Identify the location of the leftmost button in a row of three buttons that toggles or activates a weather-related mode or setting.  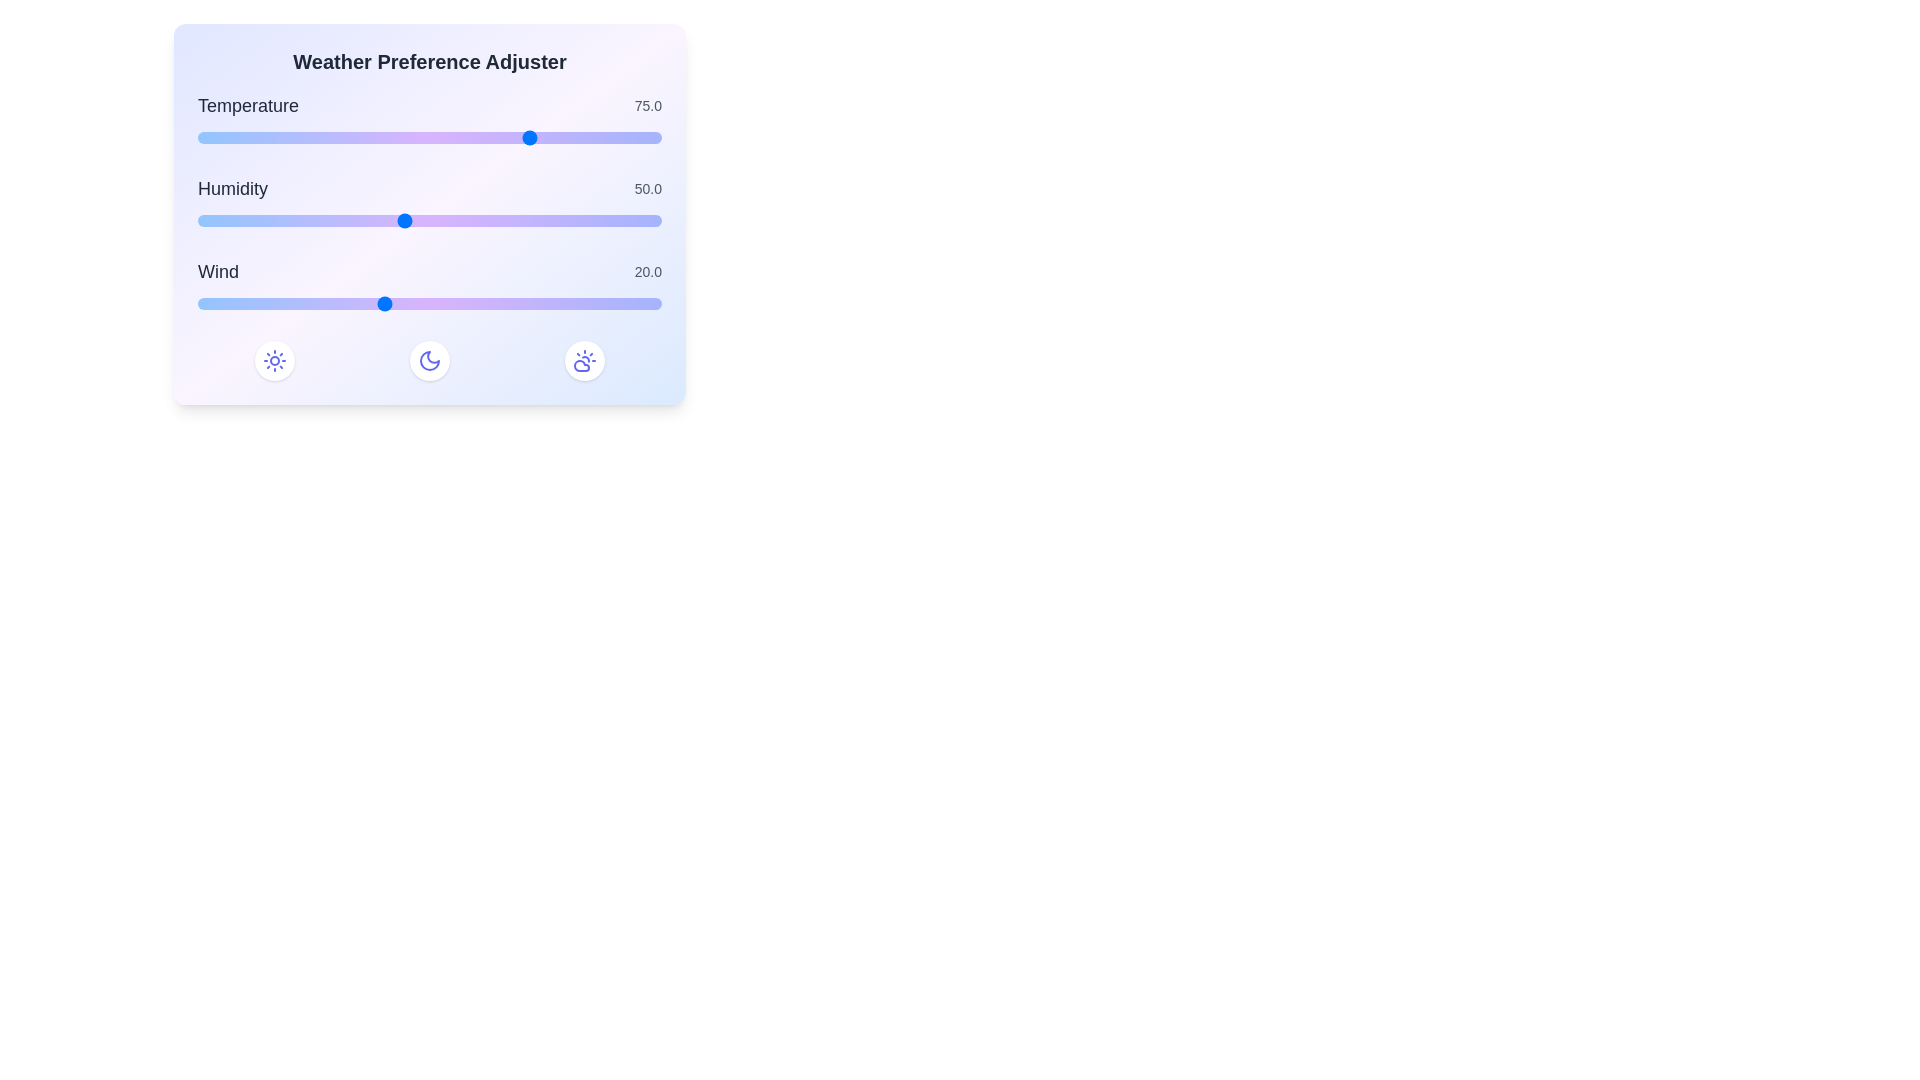
(274, 361).